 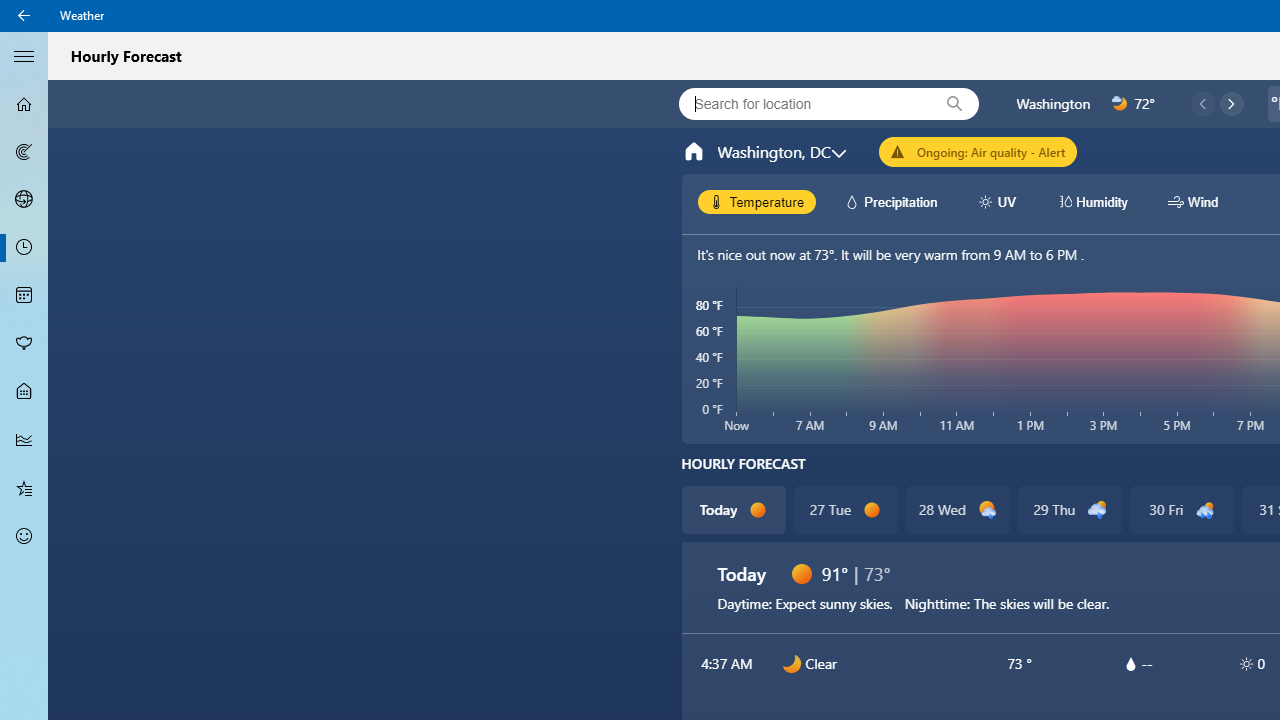 What do you see at coordinates (24, 487) in the screenshot?
I see `'Favorites - Not Selected'` at bounding box center [24, 487].